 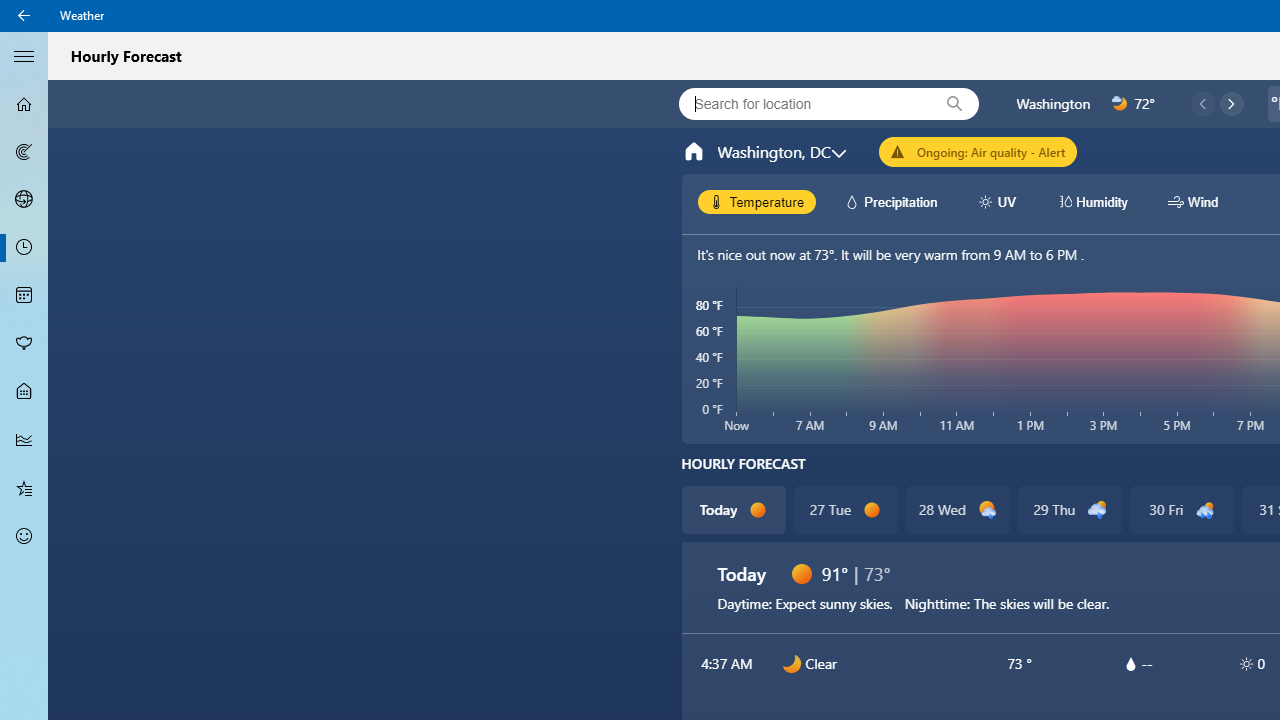 What do you see at coordinates (24, 487) in the screenshot?
I see `'Favorites - Not Selected'` at bounding box center [24, 487].